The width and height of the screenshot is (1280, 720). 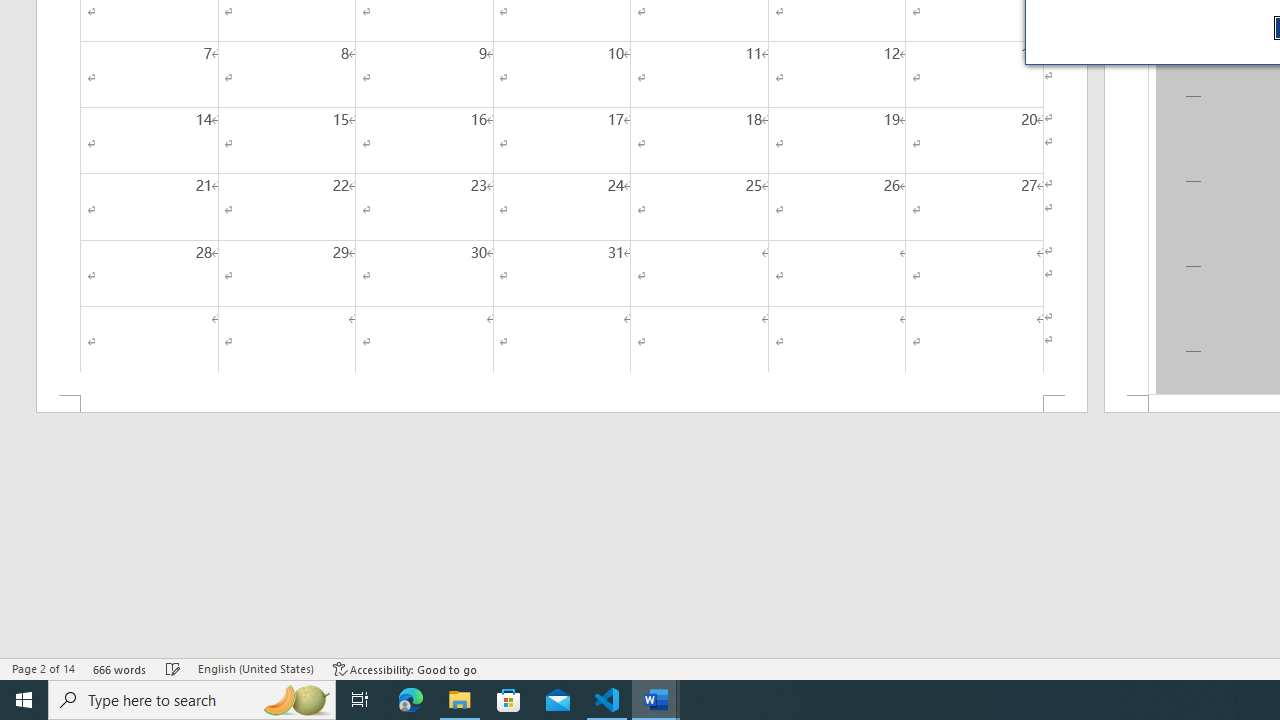 What do you see at coordinates (606, 698) in the screenshot?
I see `'Visual Studio Code - 1 running window'` at bounding box center [606, 698].